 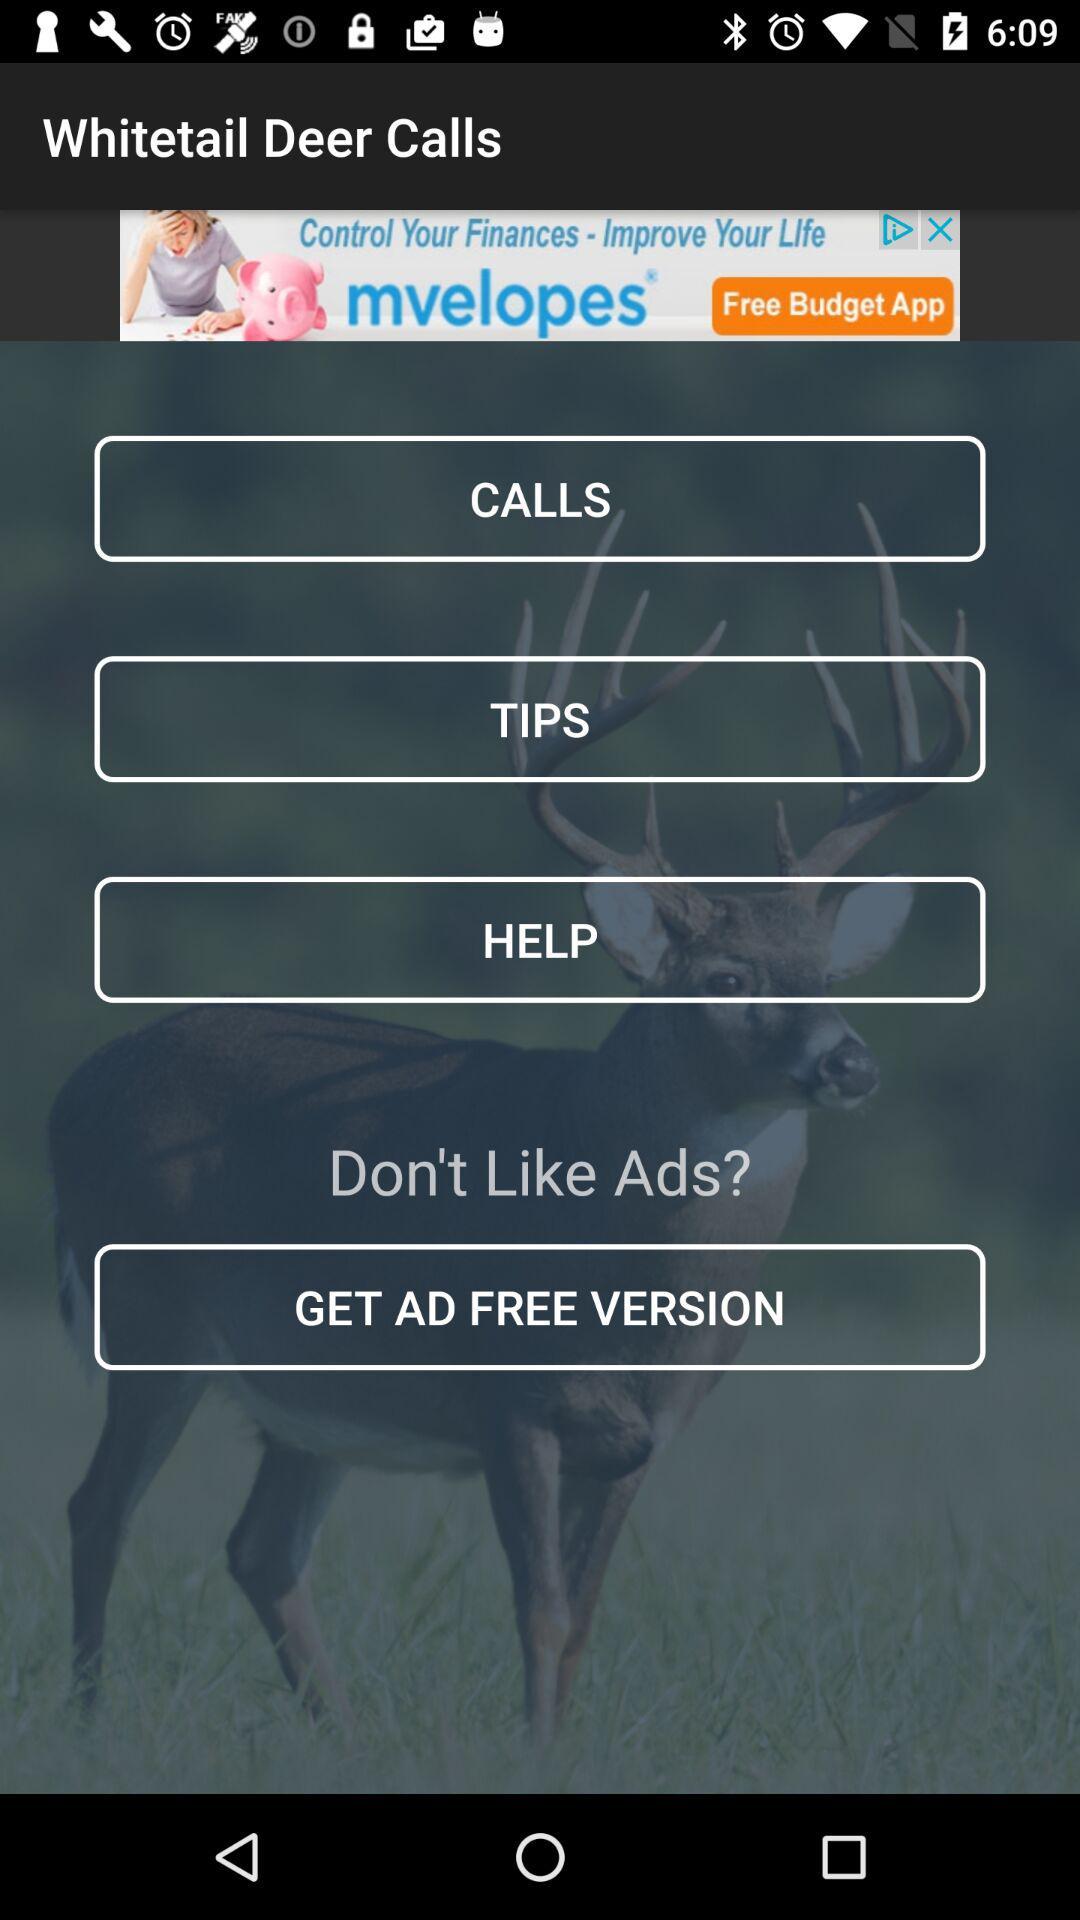 I want to click on click advertisement, so click(x=540, y=274).